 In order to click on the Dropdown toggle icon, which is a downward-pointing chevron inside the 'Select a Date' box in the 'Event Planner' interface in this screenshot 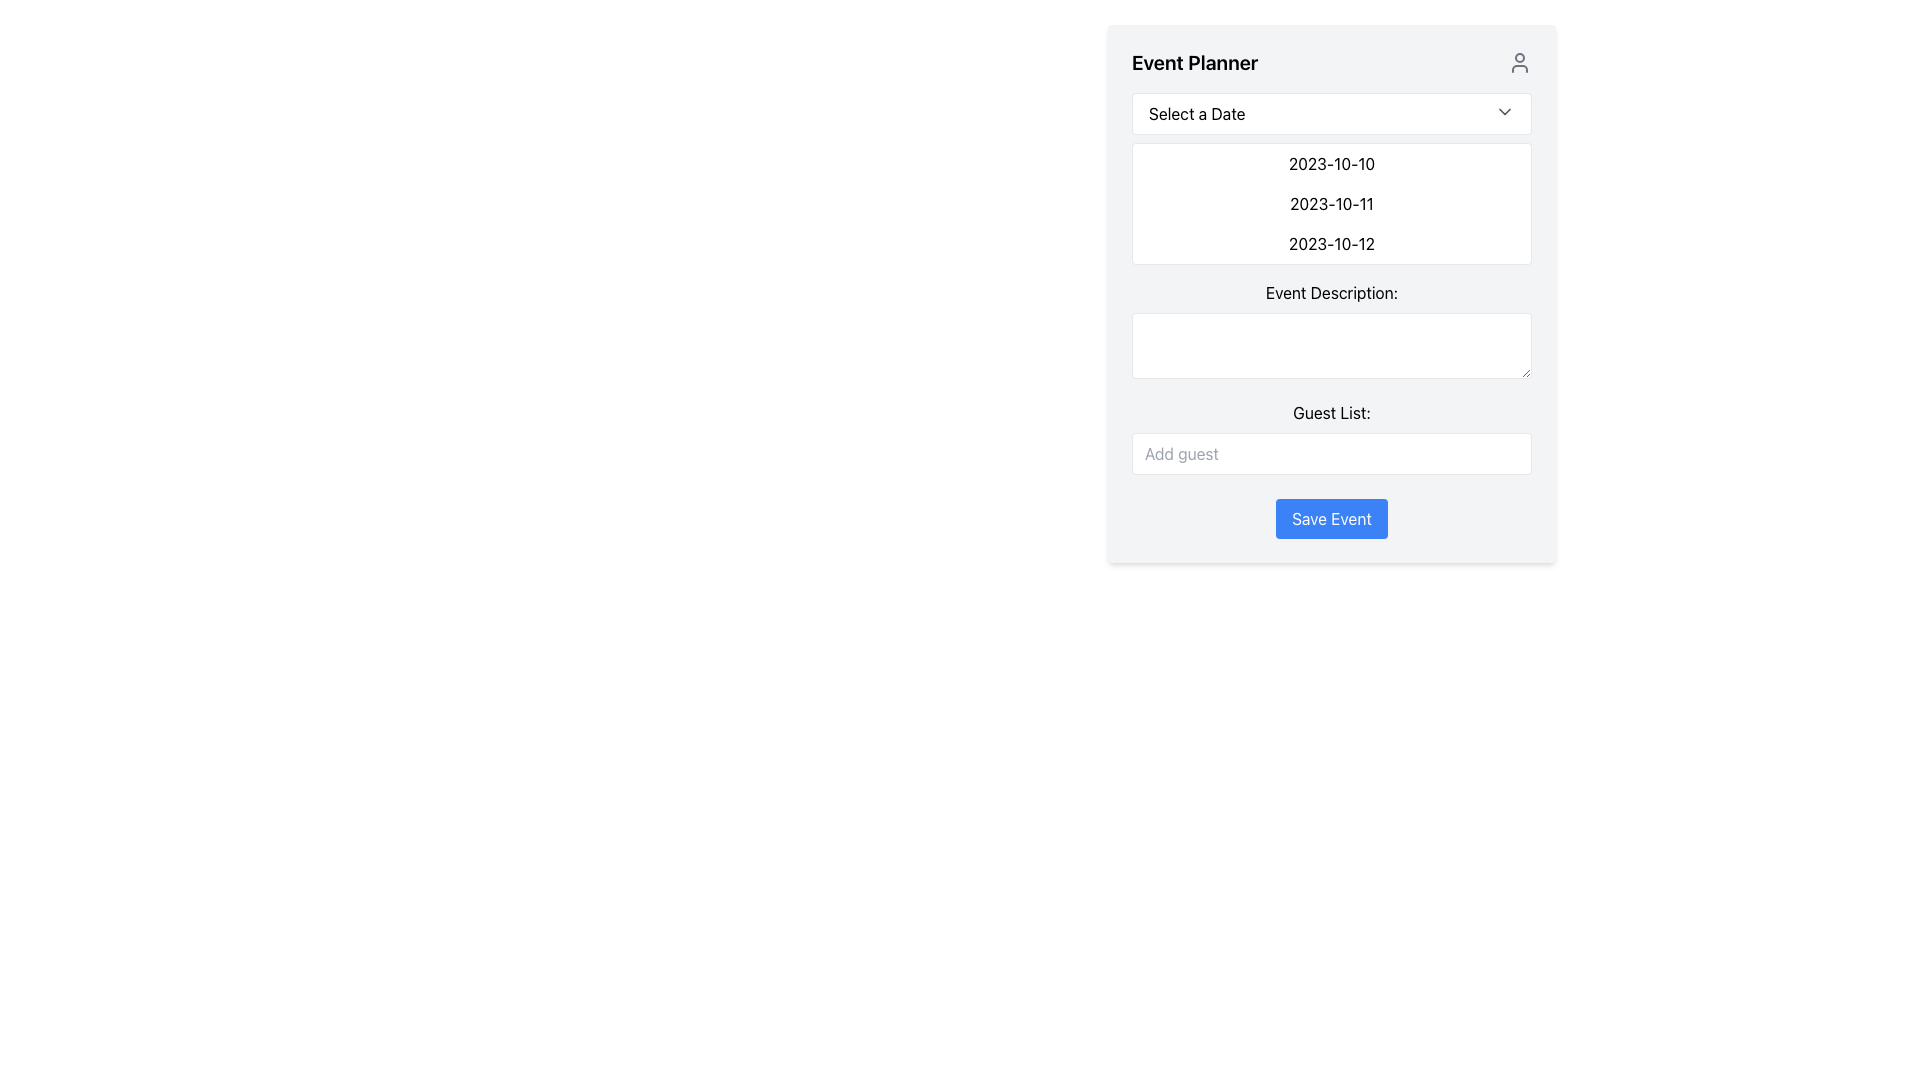, I will do `click(1505, 111)`.